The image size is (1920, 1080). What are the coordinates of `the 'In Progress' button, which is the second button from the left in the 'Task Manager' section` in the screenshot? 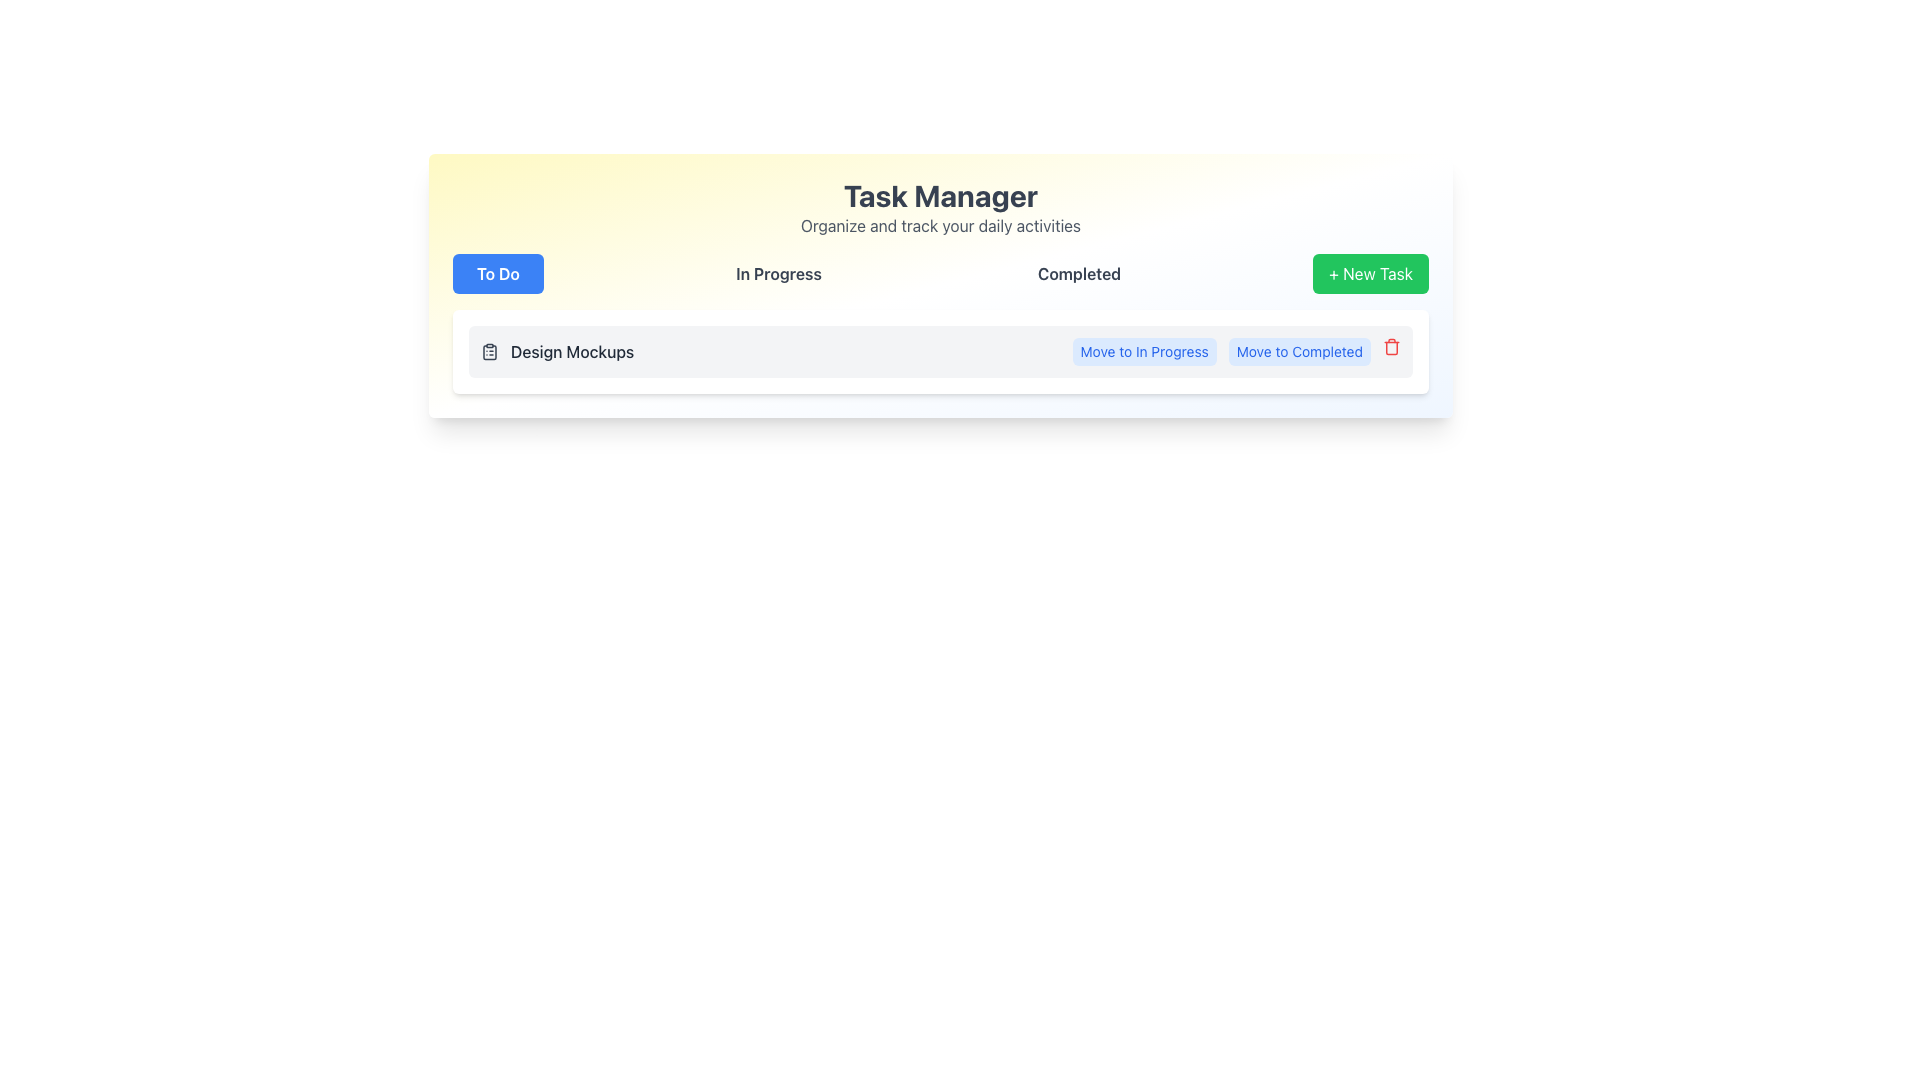 It's located at (777, 273).